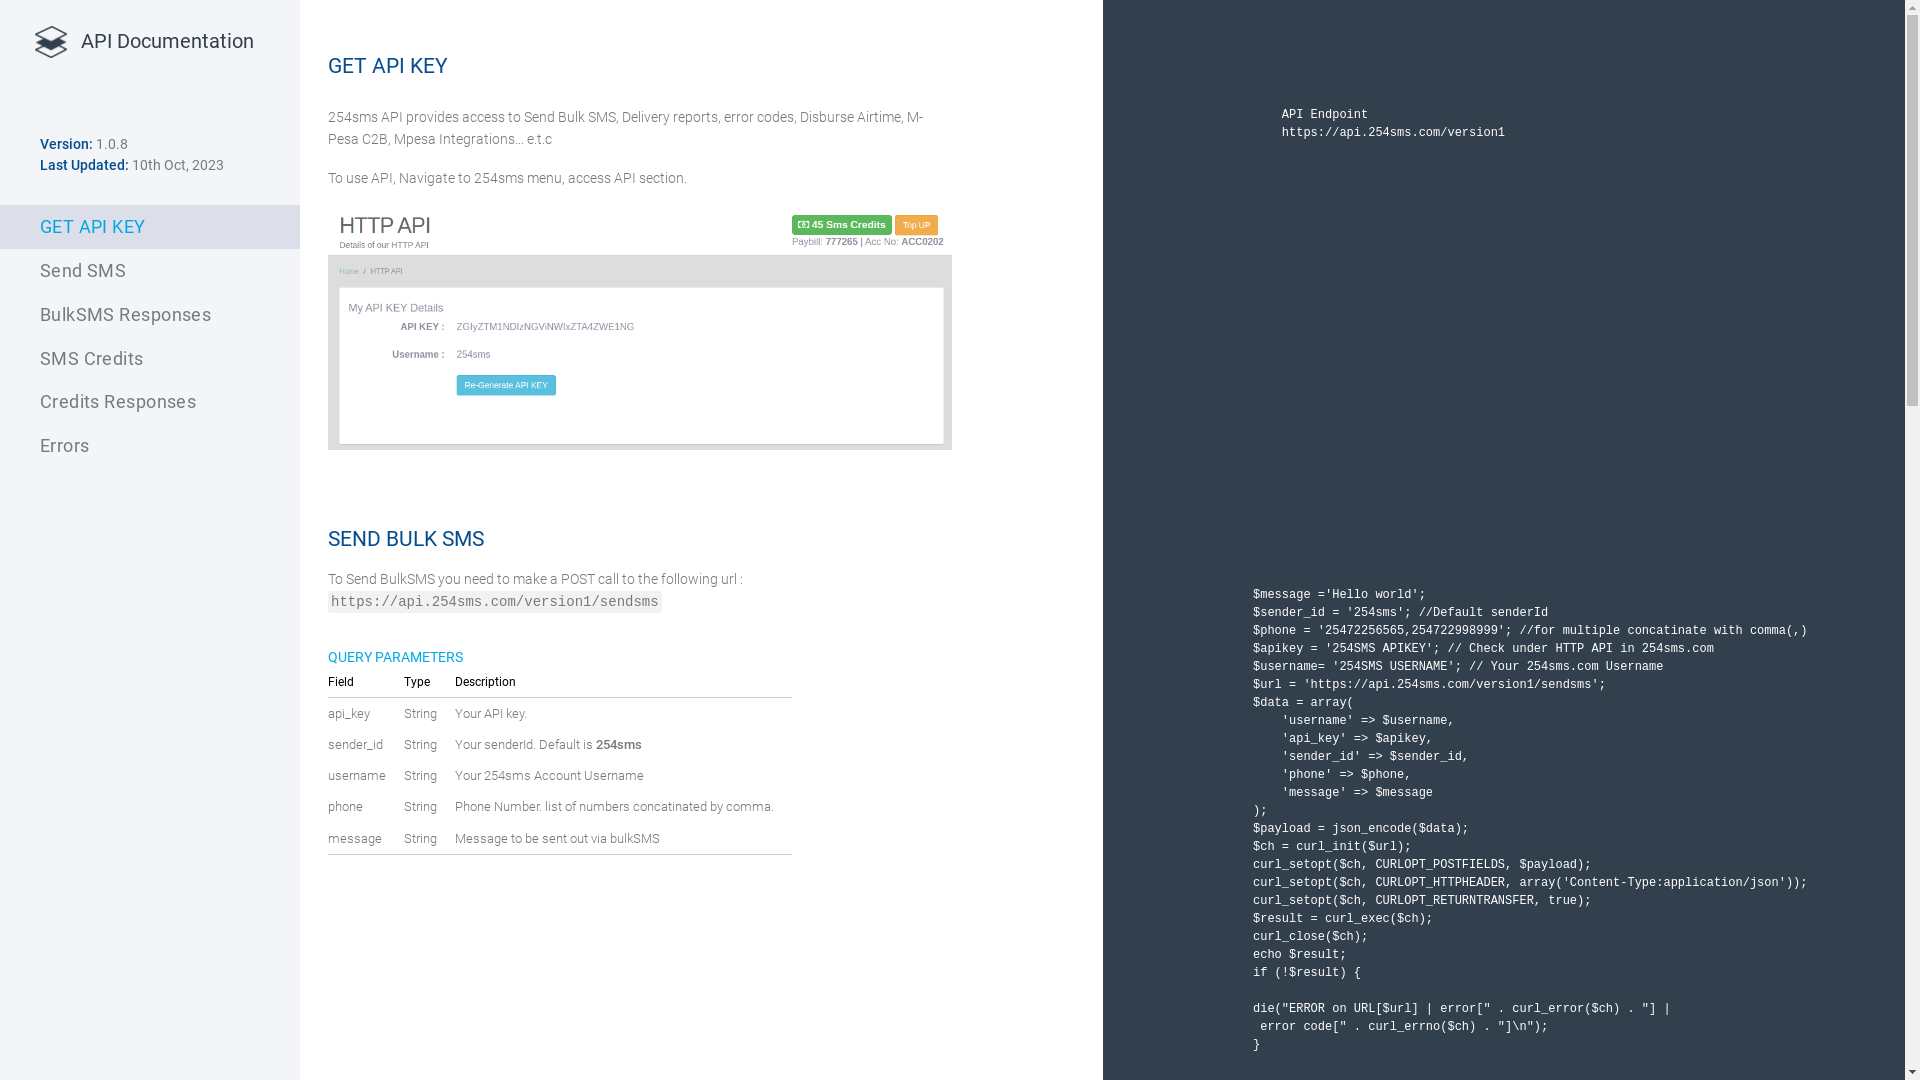 The height and width of the screenshot is (1080, 1920). Describe the element at coordinates (148, 226) in the screenshot. I see `'GET API KEY'` at that location.